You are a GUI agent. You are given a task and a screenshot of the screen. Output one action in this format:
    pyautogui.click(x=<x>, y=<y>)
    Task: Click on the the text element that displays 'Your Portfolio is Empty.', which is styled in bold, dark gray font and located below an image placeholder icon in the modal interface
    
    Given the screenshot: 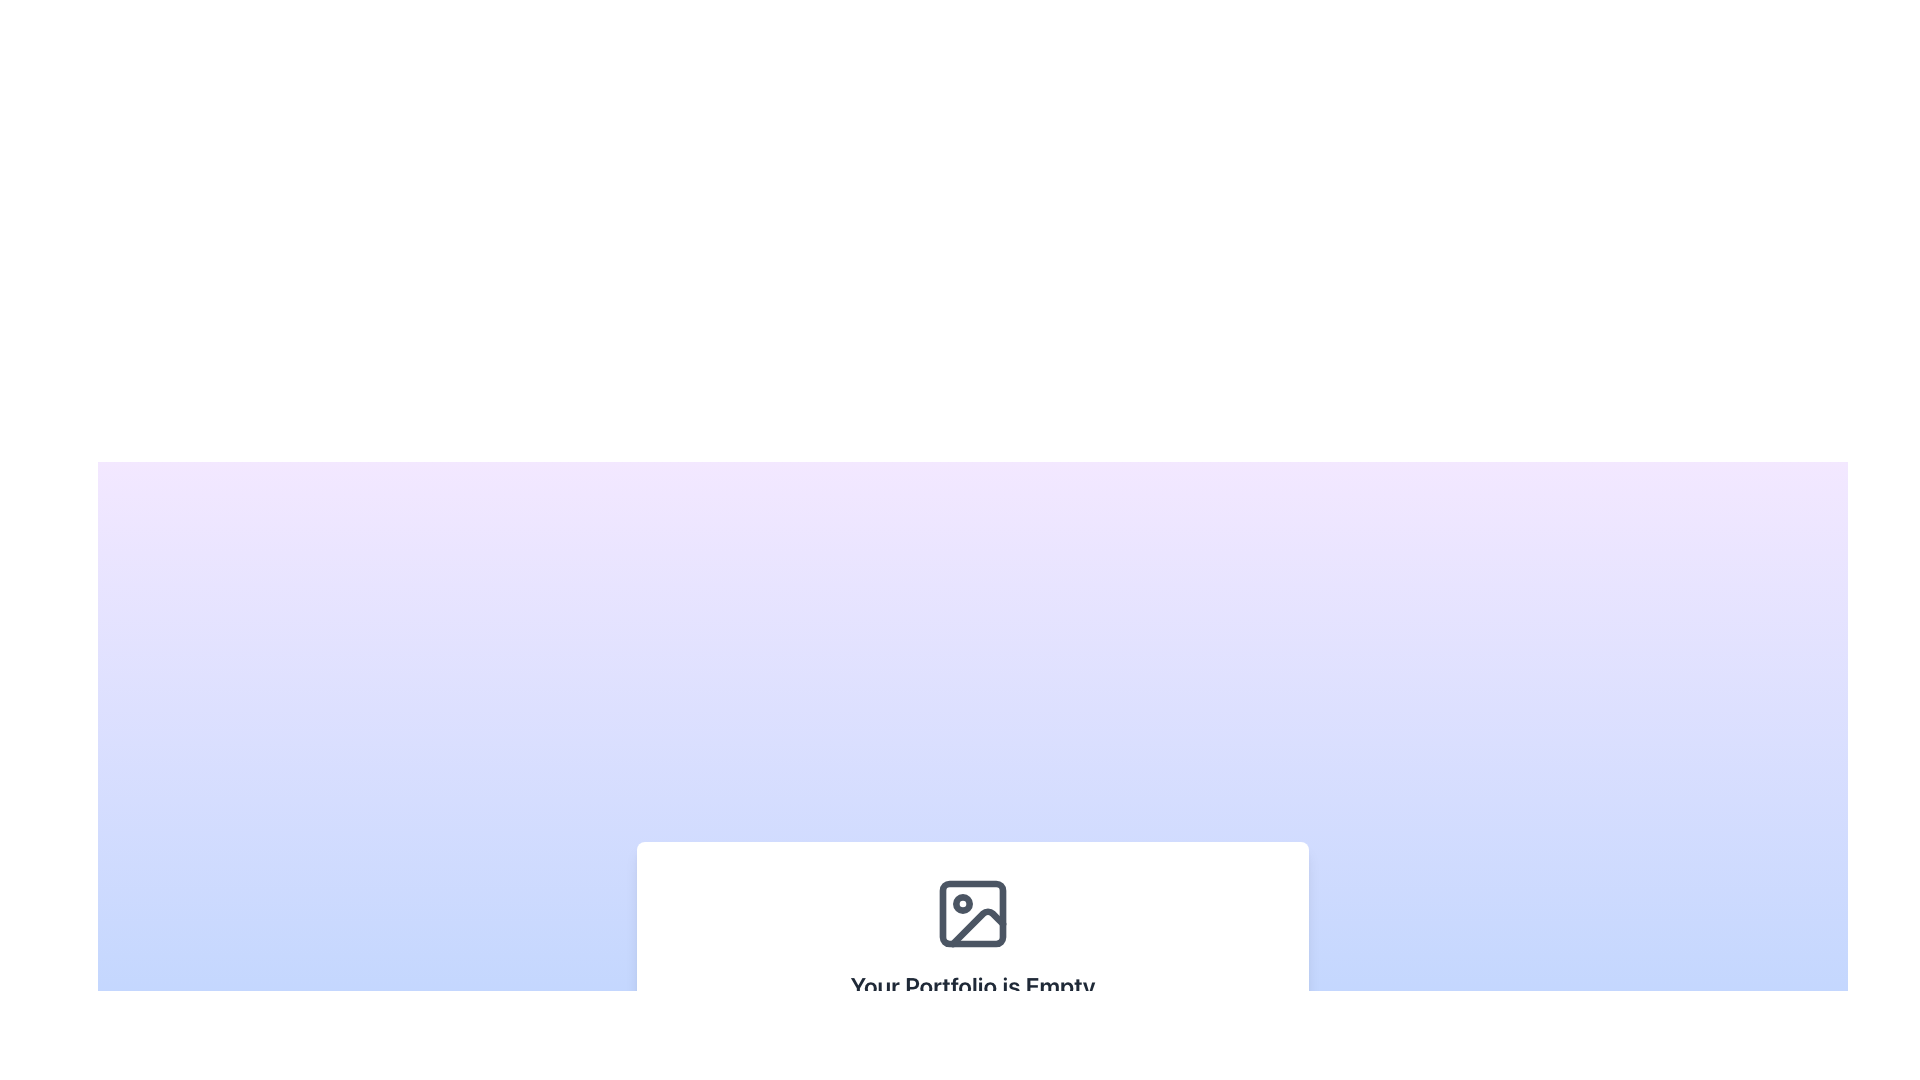 What is the action you would take?
    pyautogui.click(x=973, y=985)
    